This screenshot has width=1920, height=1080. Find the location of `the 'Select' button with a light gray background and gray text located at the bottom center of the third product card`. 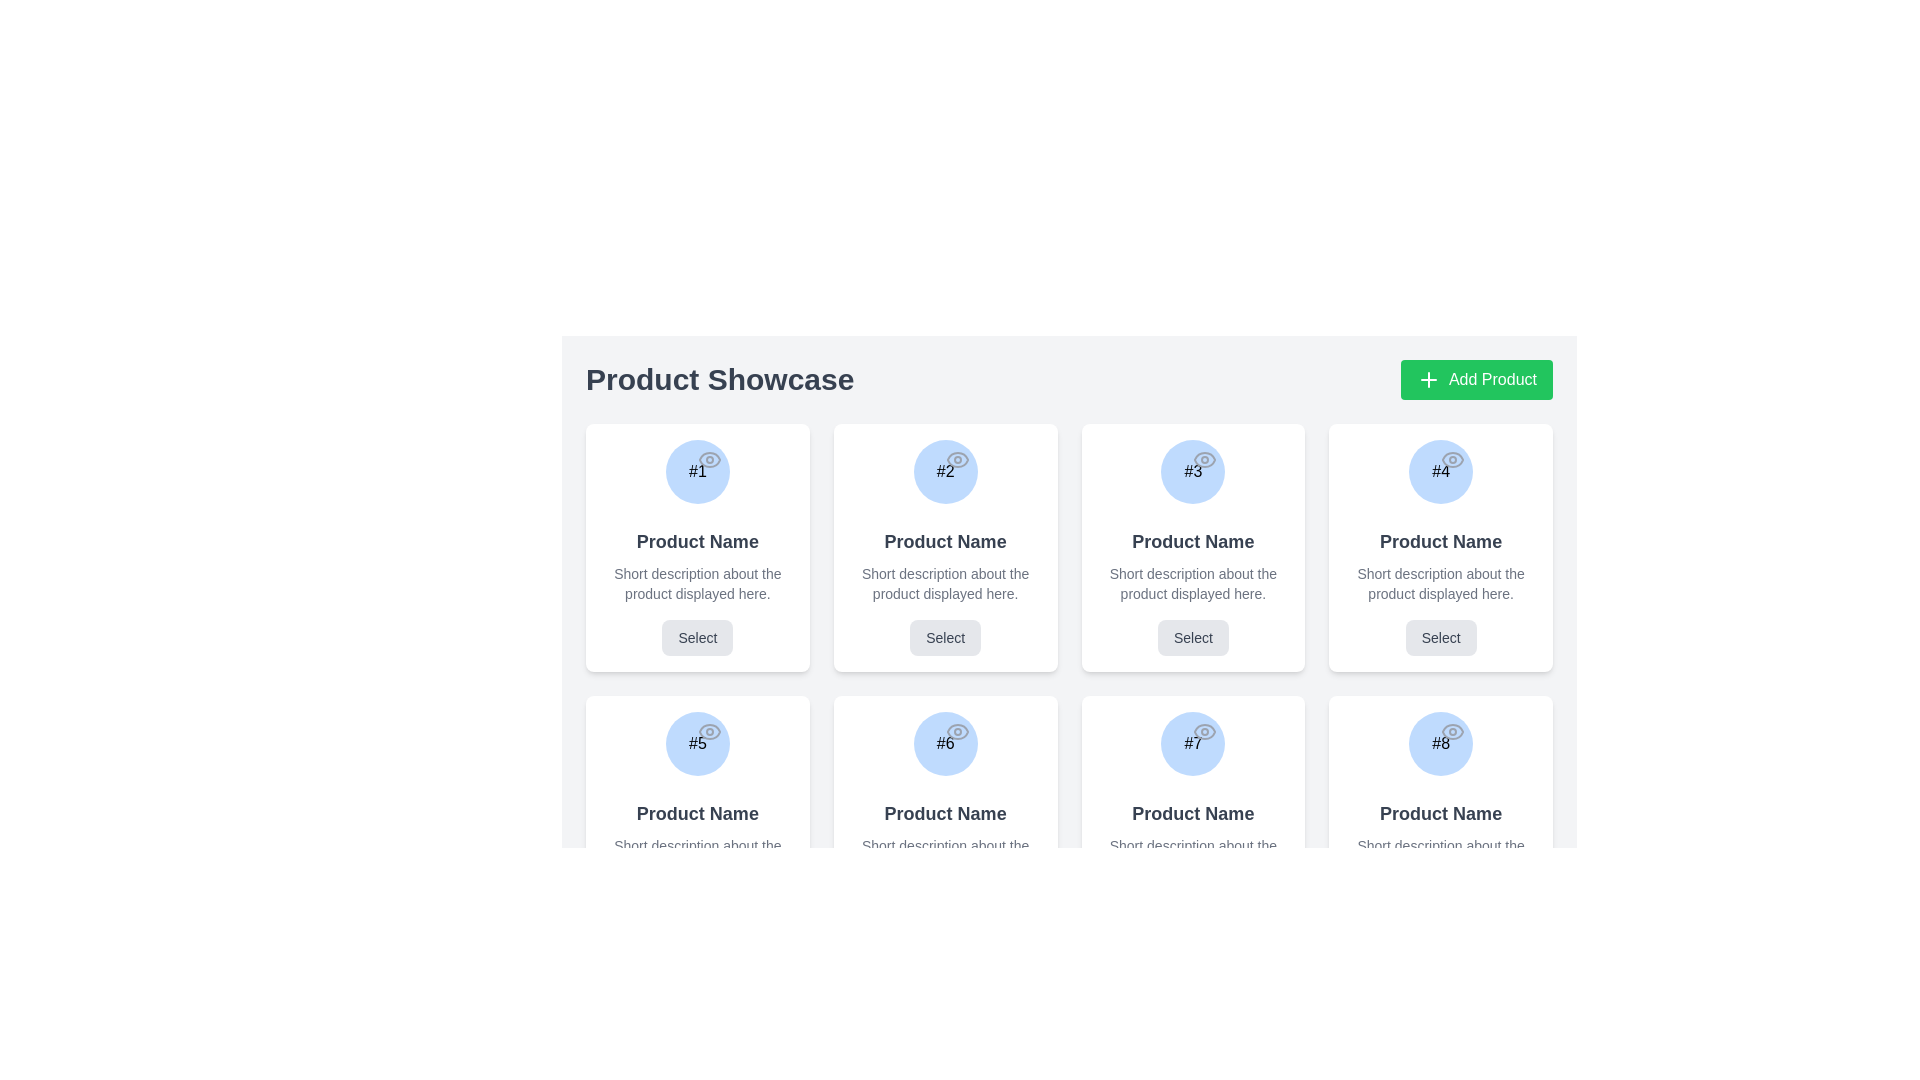

the 'Select' button with a light gray background and gray text located at the bottom center of the third product card is located at coordinates (1193, 637).